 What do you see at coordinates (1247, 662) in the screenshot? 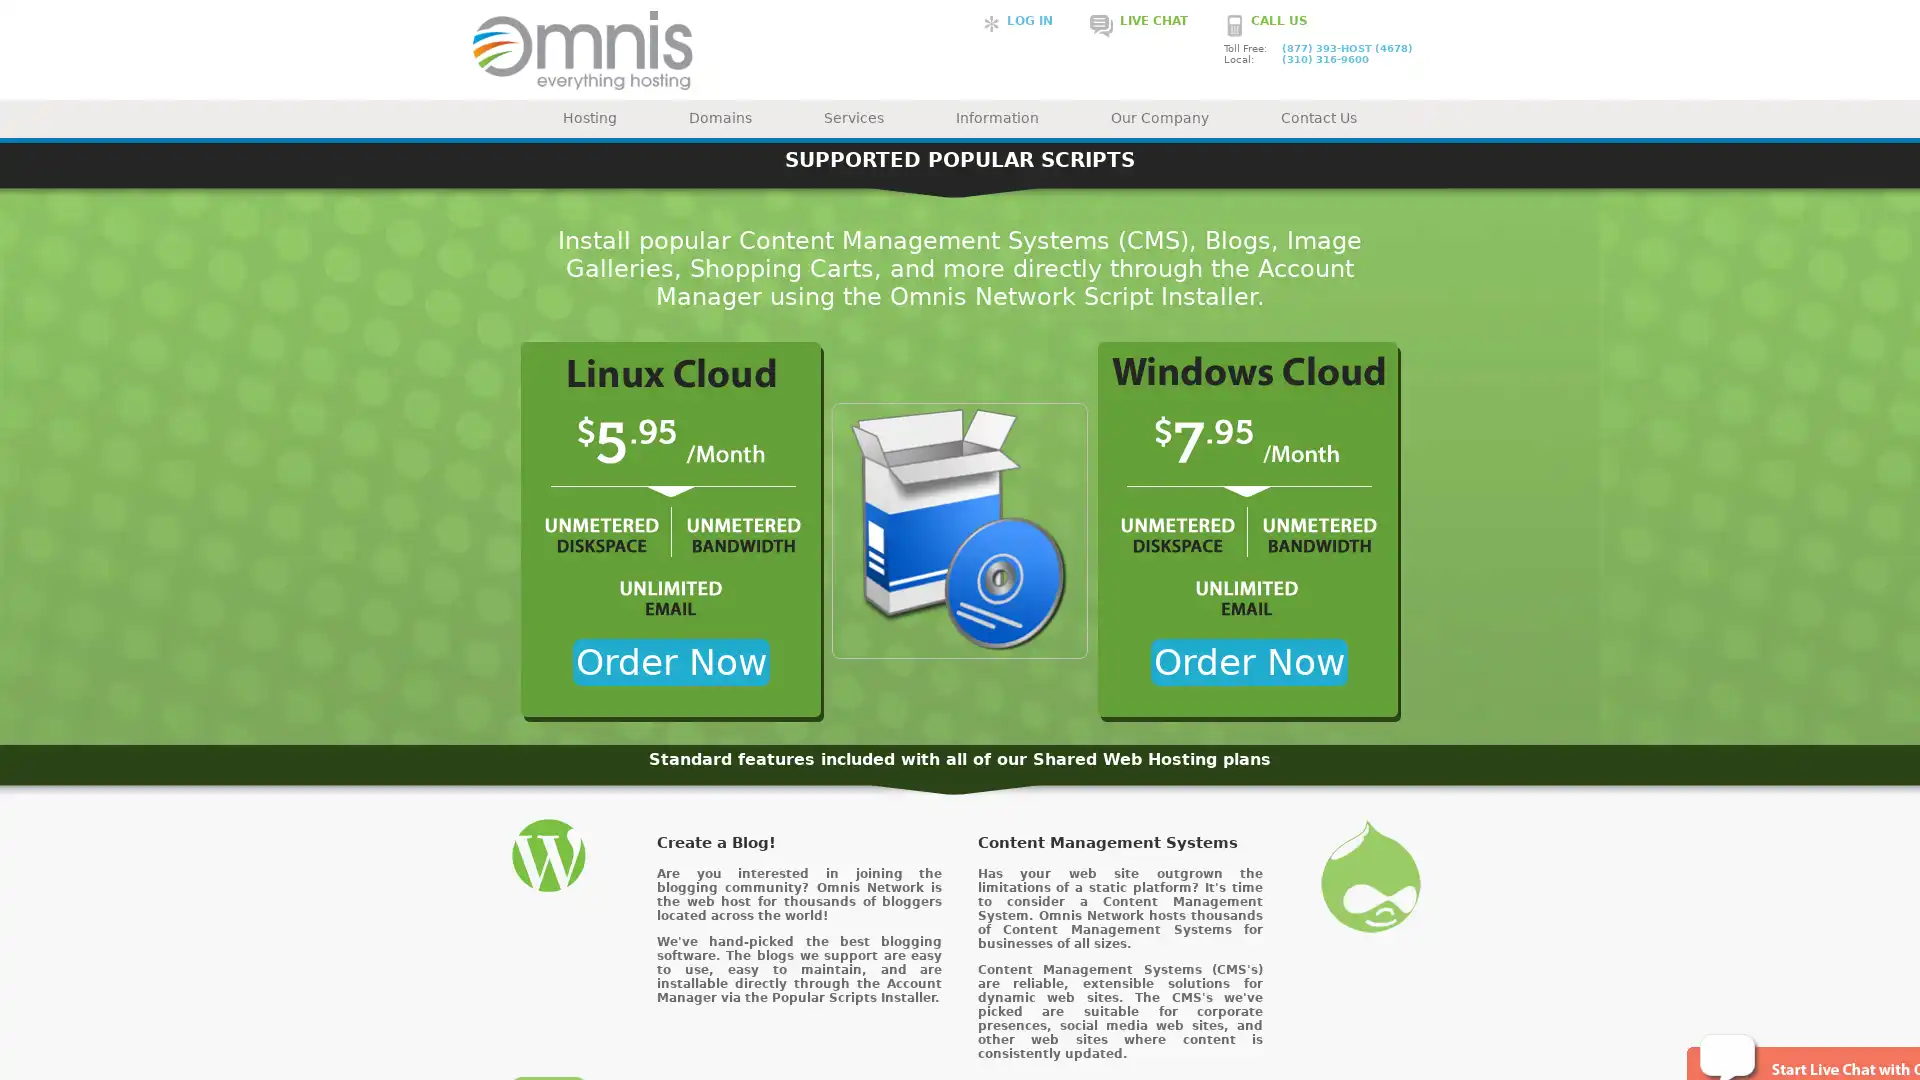
I see `Order Now` at bounding box center [1247, 662].